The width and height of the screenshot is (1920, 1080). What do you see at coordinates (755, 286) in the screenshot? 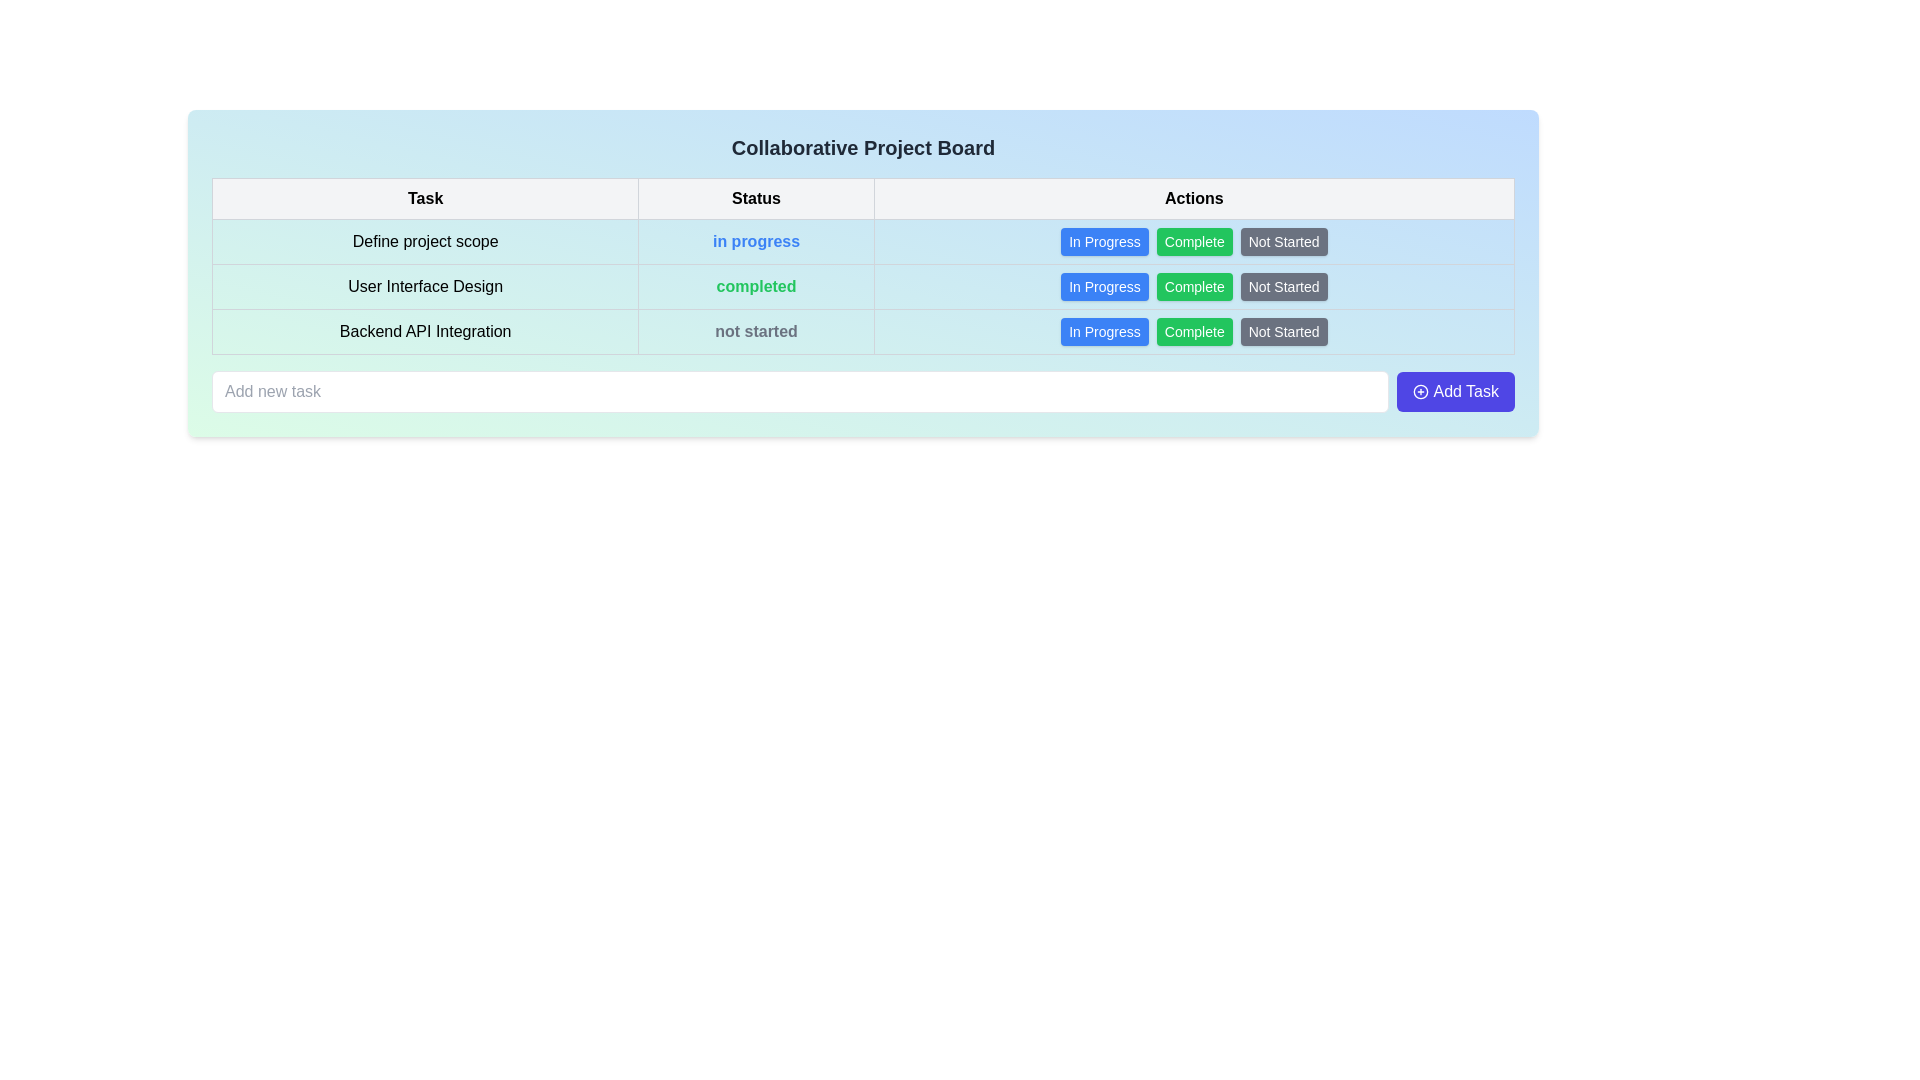
I see `the 'Completed' status text label located in the 'Status' column of the 'User Interface Design' row in the 'Collaborative Project Board' table` at bounding box center [755, 286].